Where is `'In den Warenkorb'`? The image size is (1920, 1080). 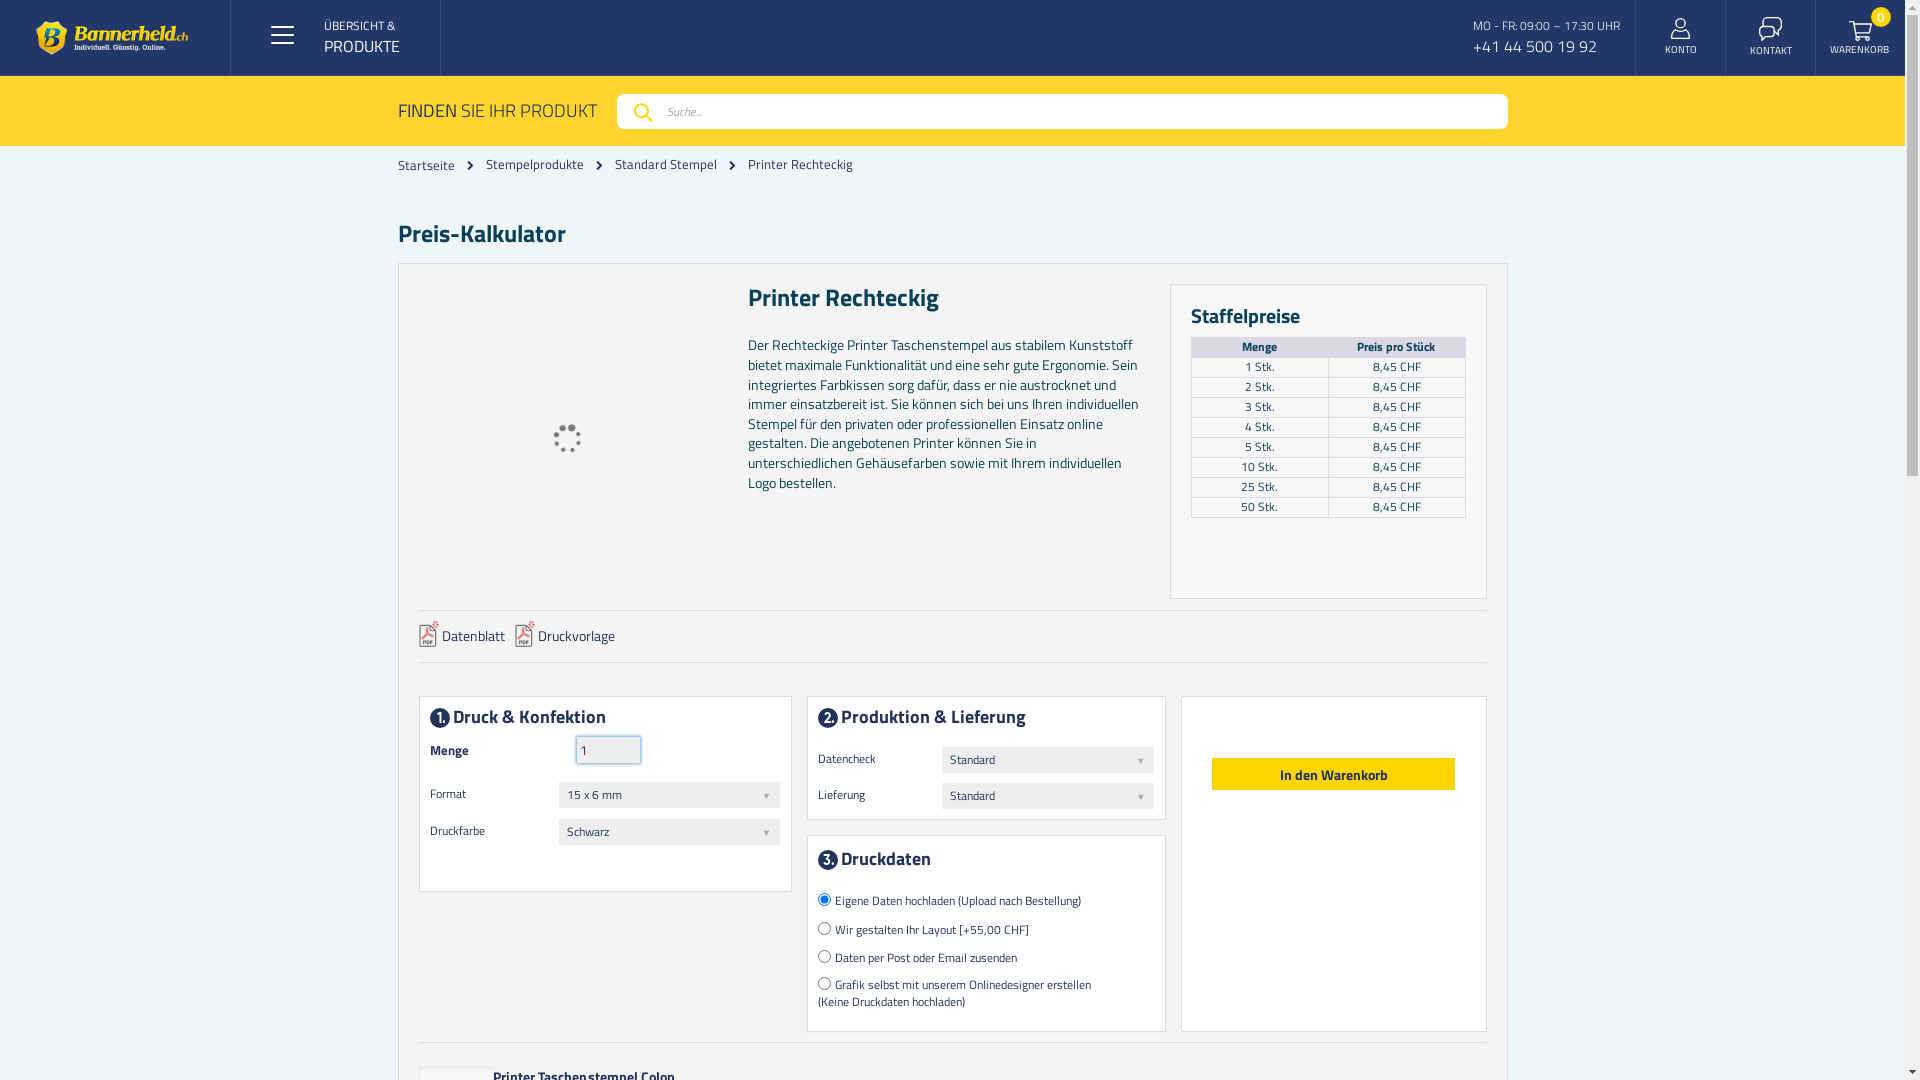
'In den Warenkorb' is located at coordinates (1333, 773).